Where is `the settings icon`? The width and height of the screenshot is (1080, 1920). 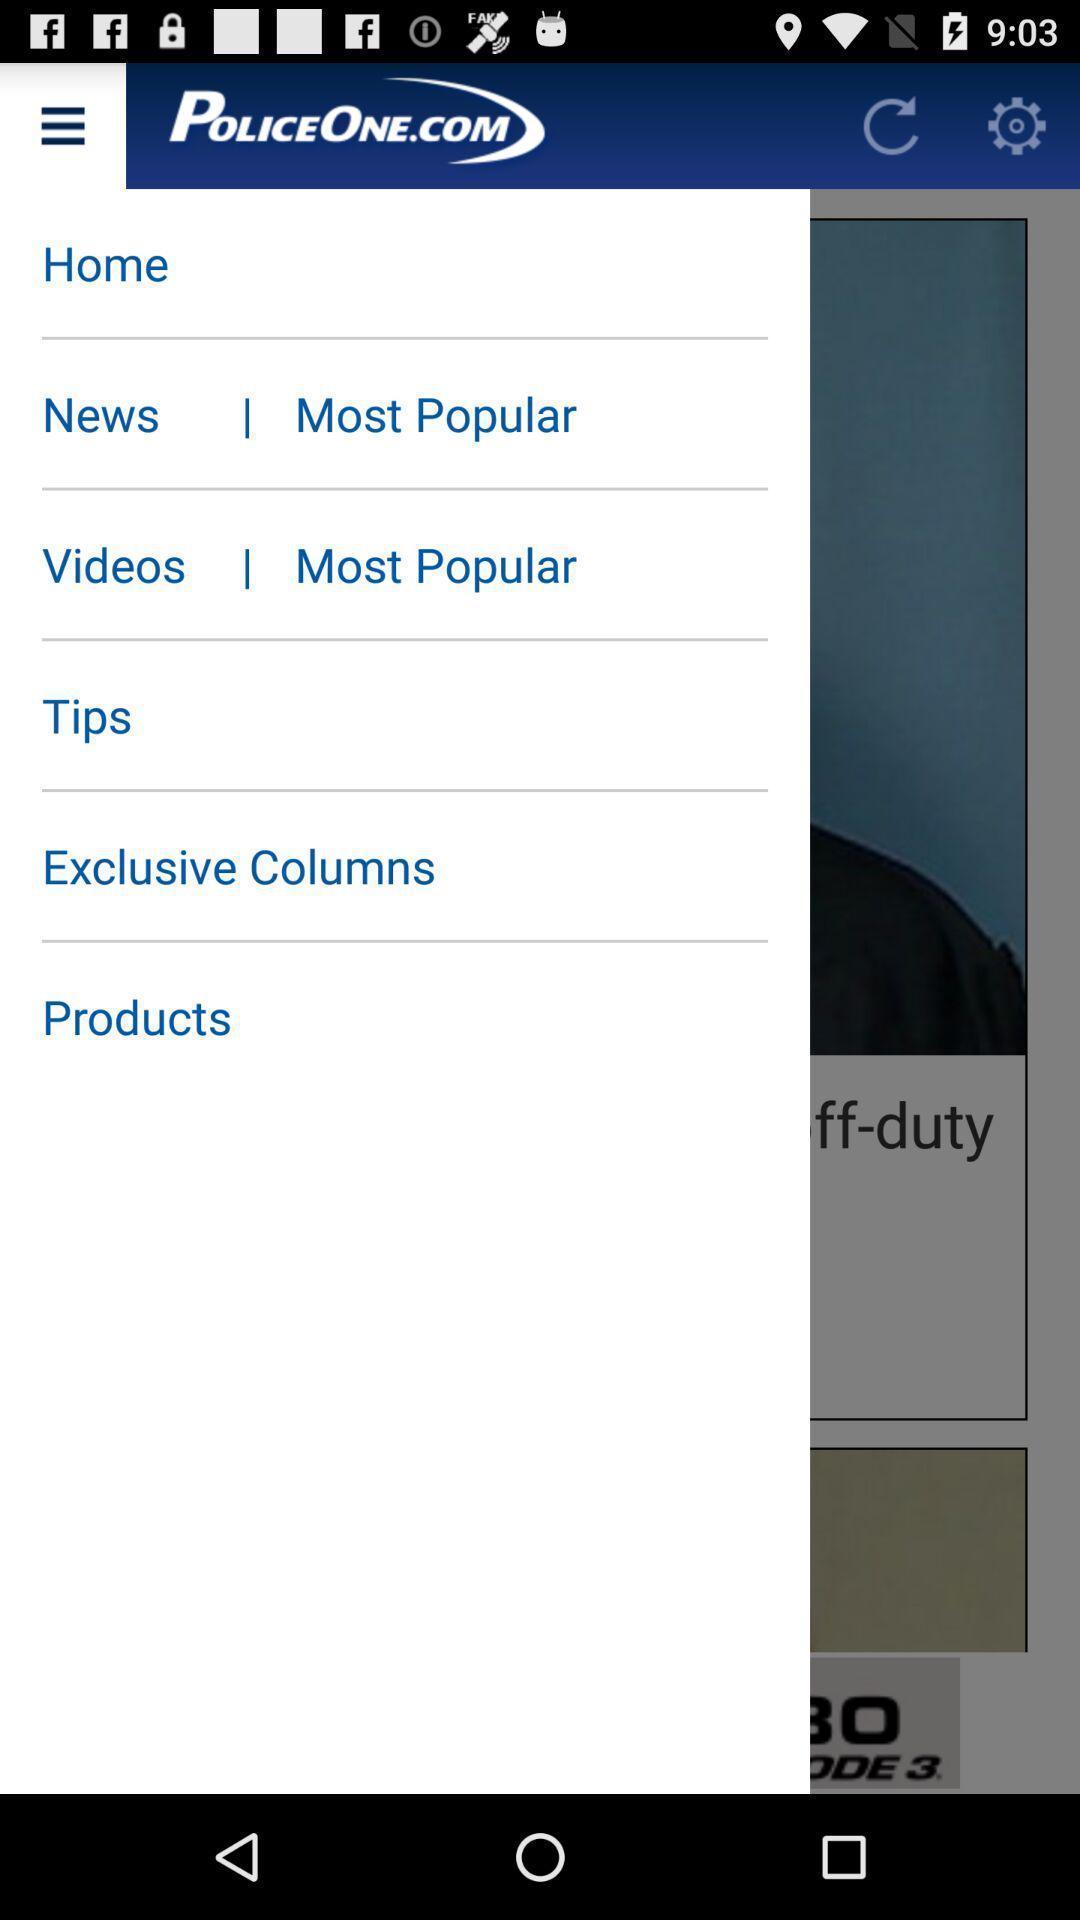
the settings icon is located at coordinates (1017, 133).